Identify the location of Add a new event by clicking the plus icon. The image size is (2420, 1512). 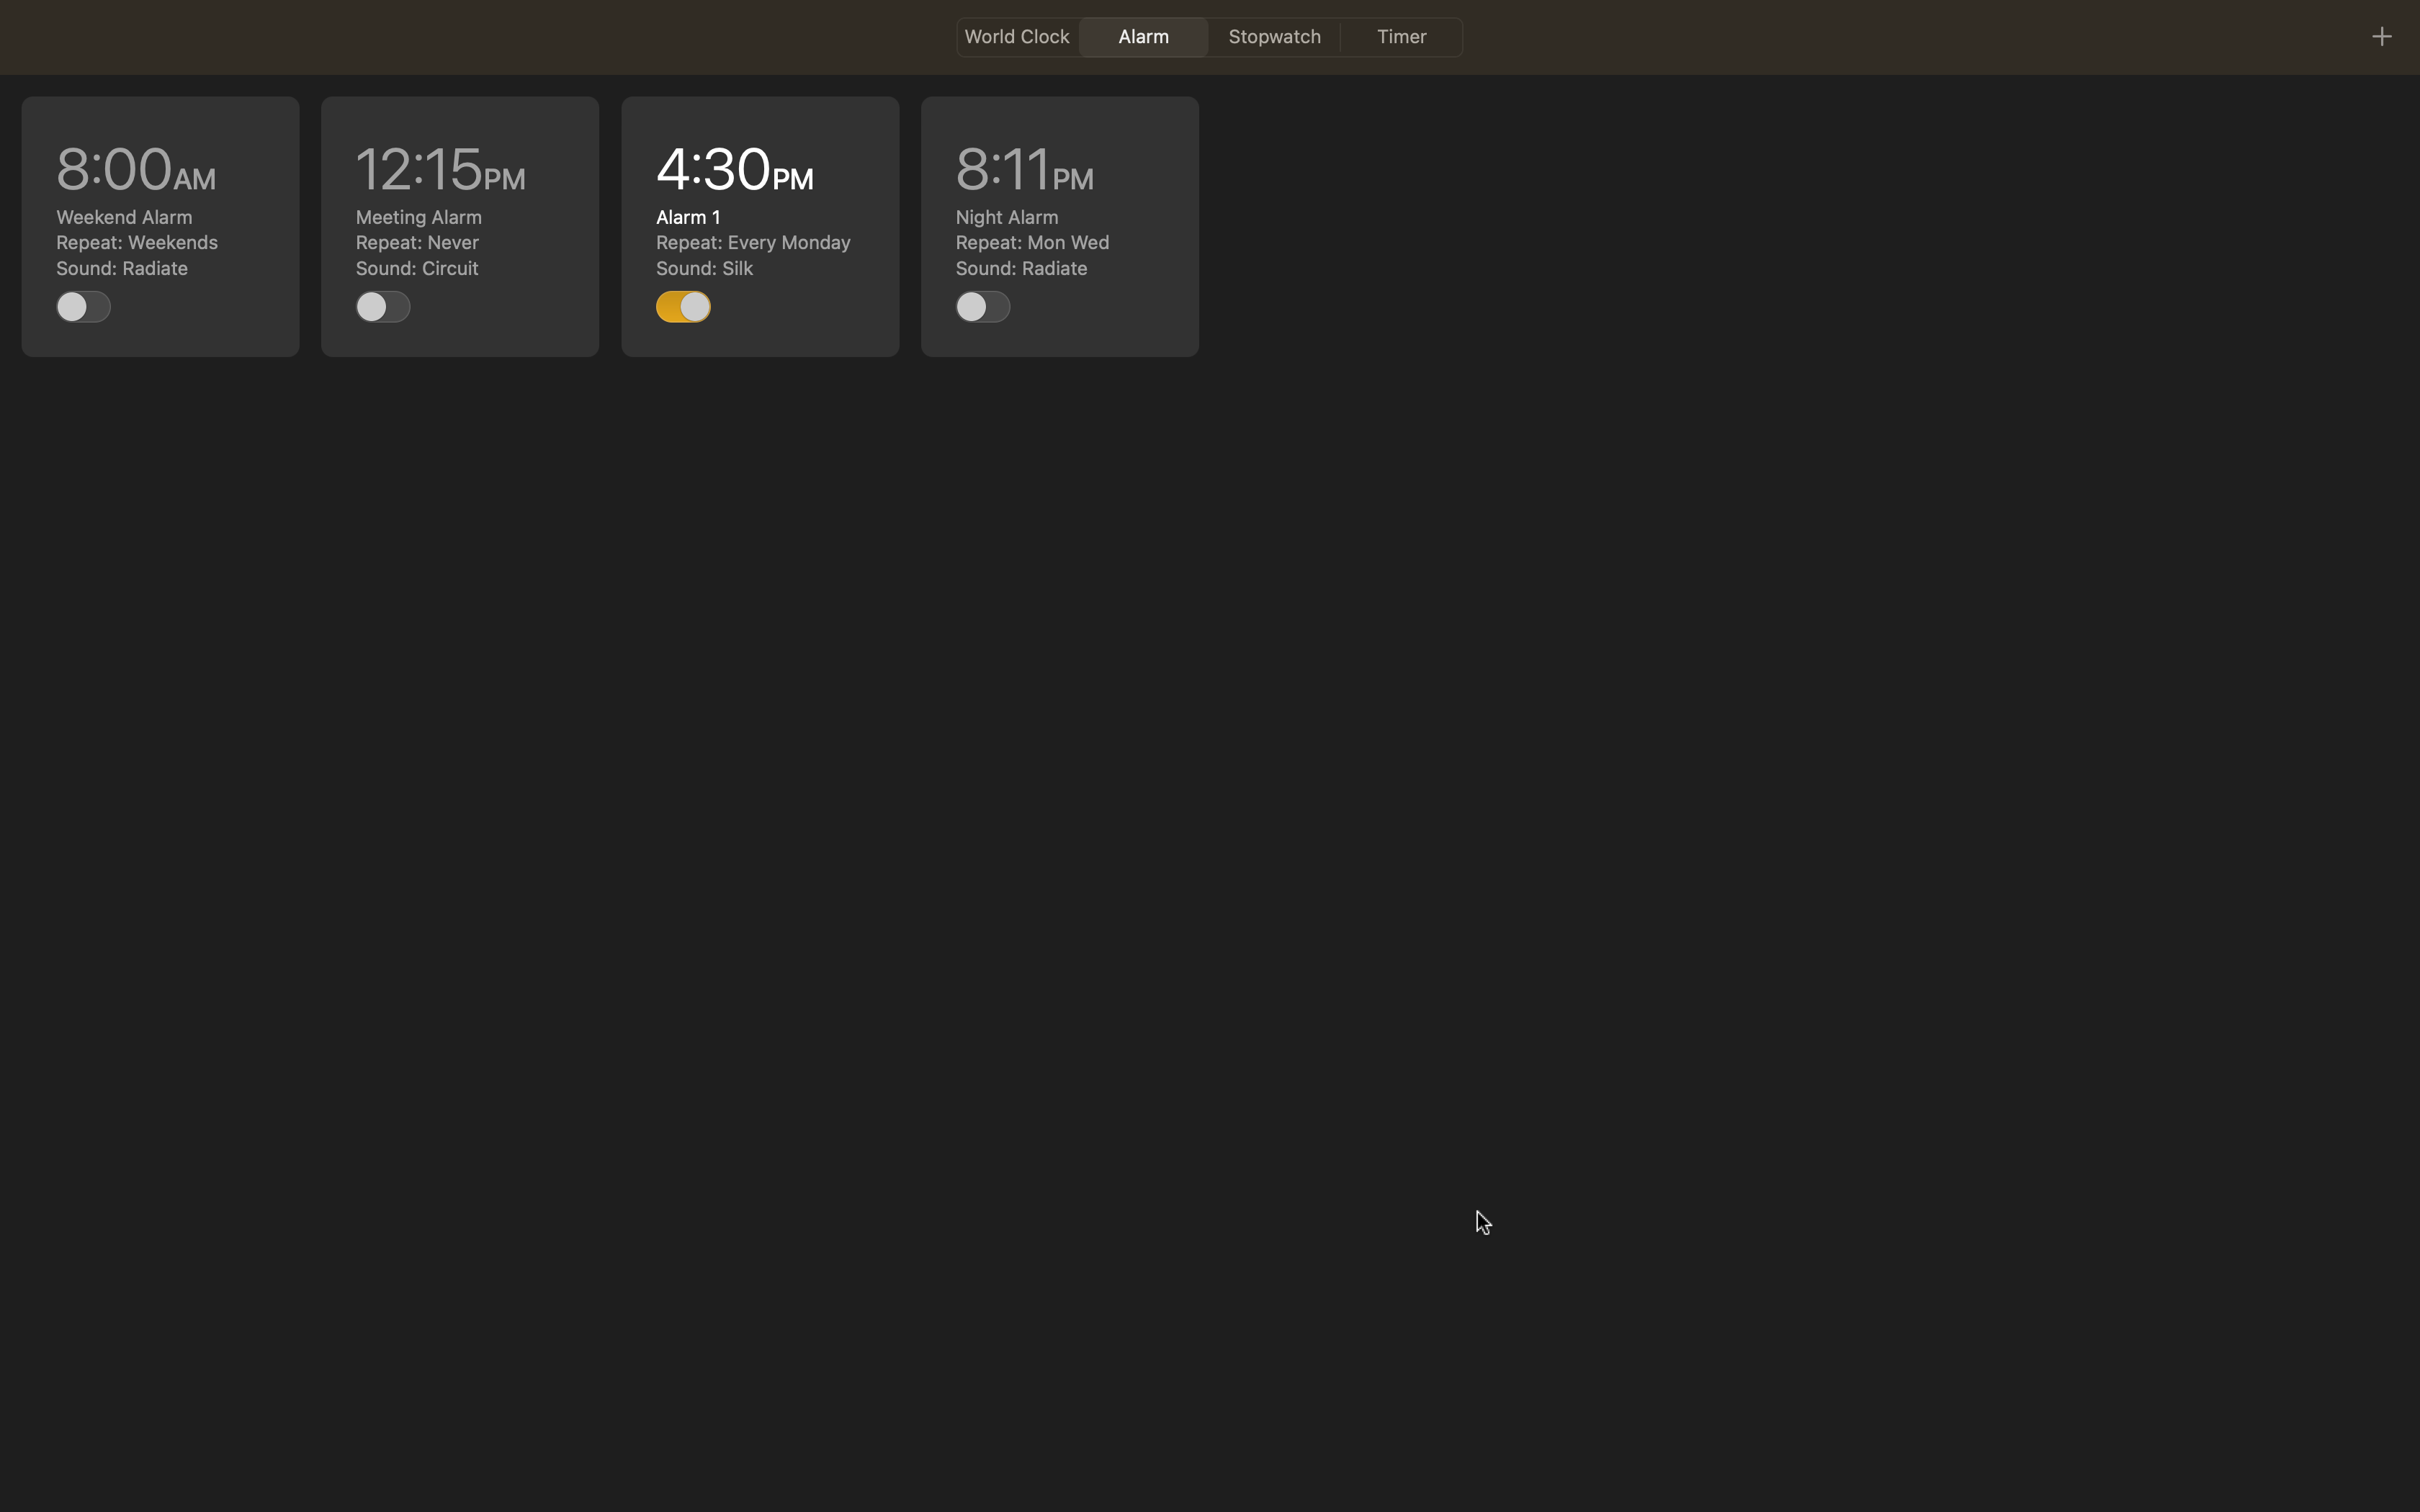
(2380, 35).